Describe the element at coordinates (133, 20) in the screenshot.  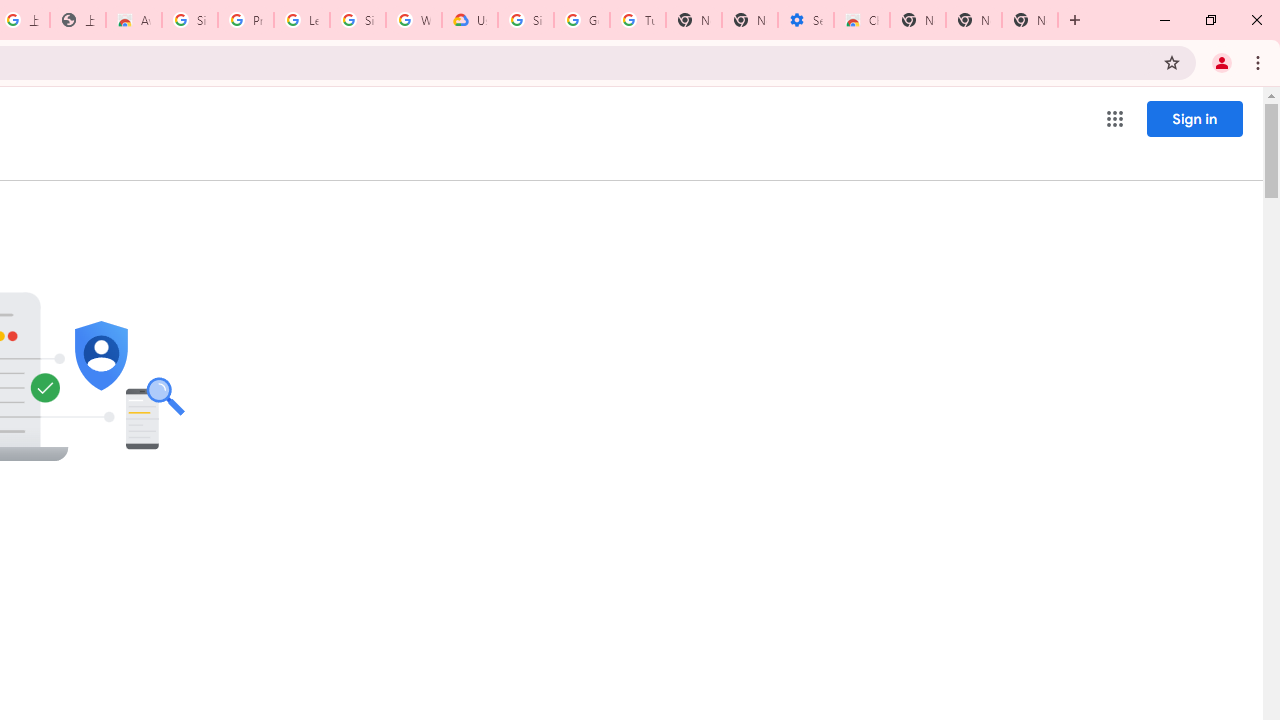
I see `'Awesome Screen Recorder & Screenshot - Chrome Web Store'` at that location.